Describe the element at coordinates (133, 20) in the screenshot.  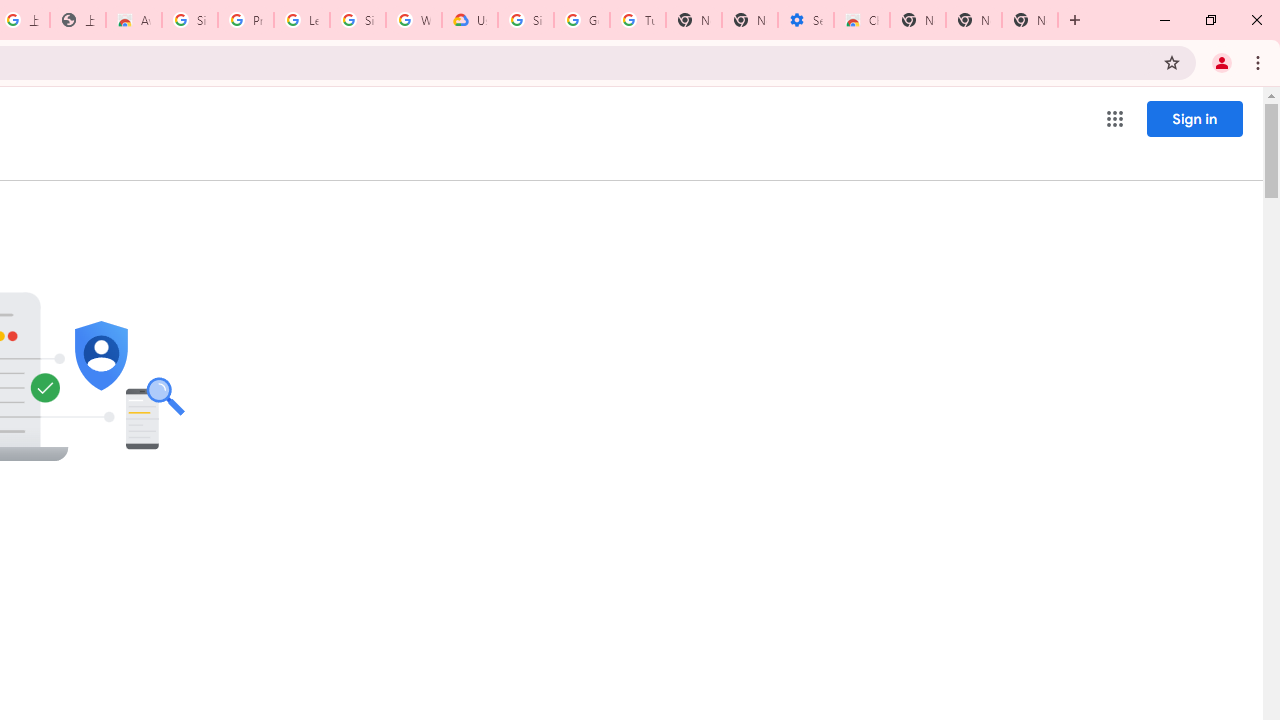
I see `'Awesome Screen Recorder & Screenshot - Chrome Web Store'` at that location.